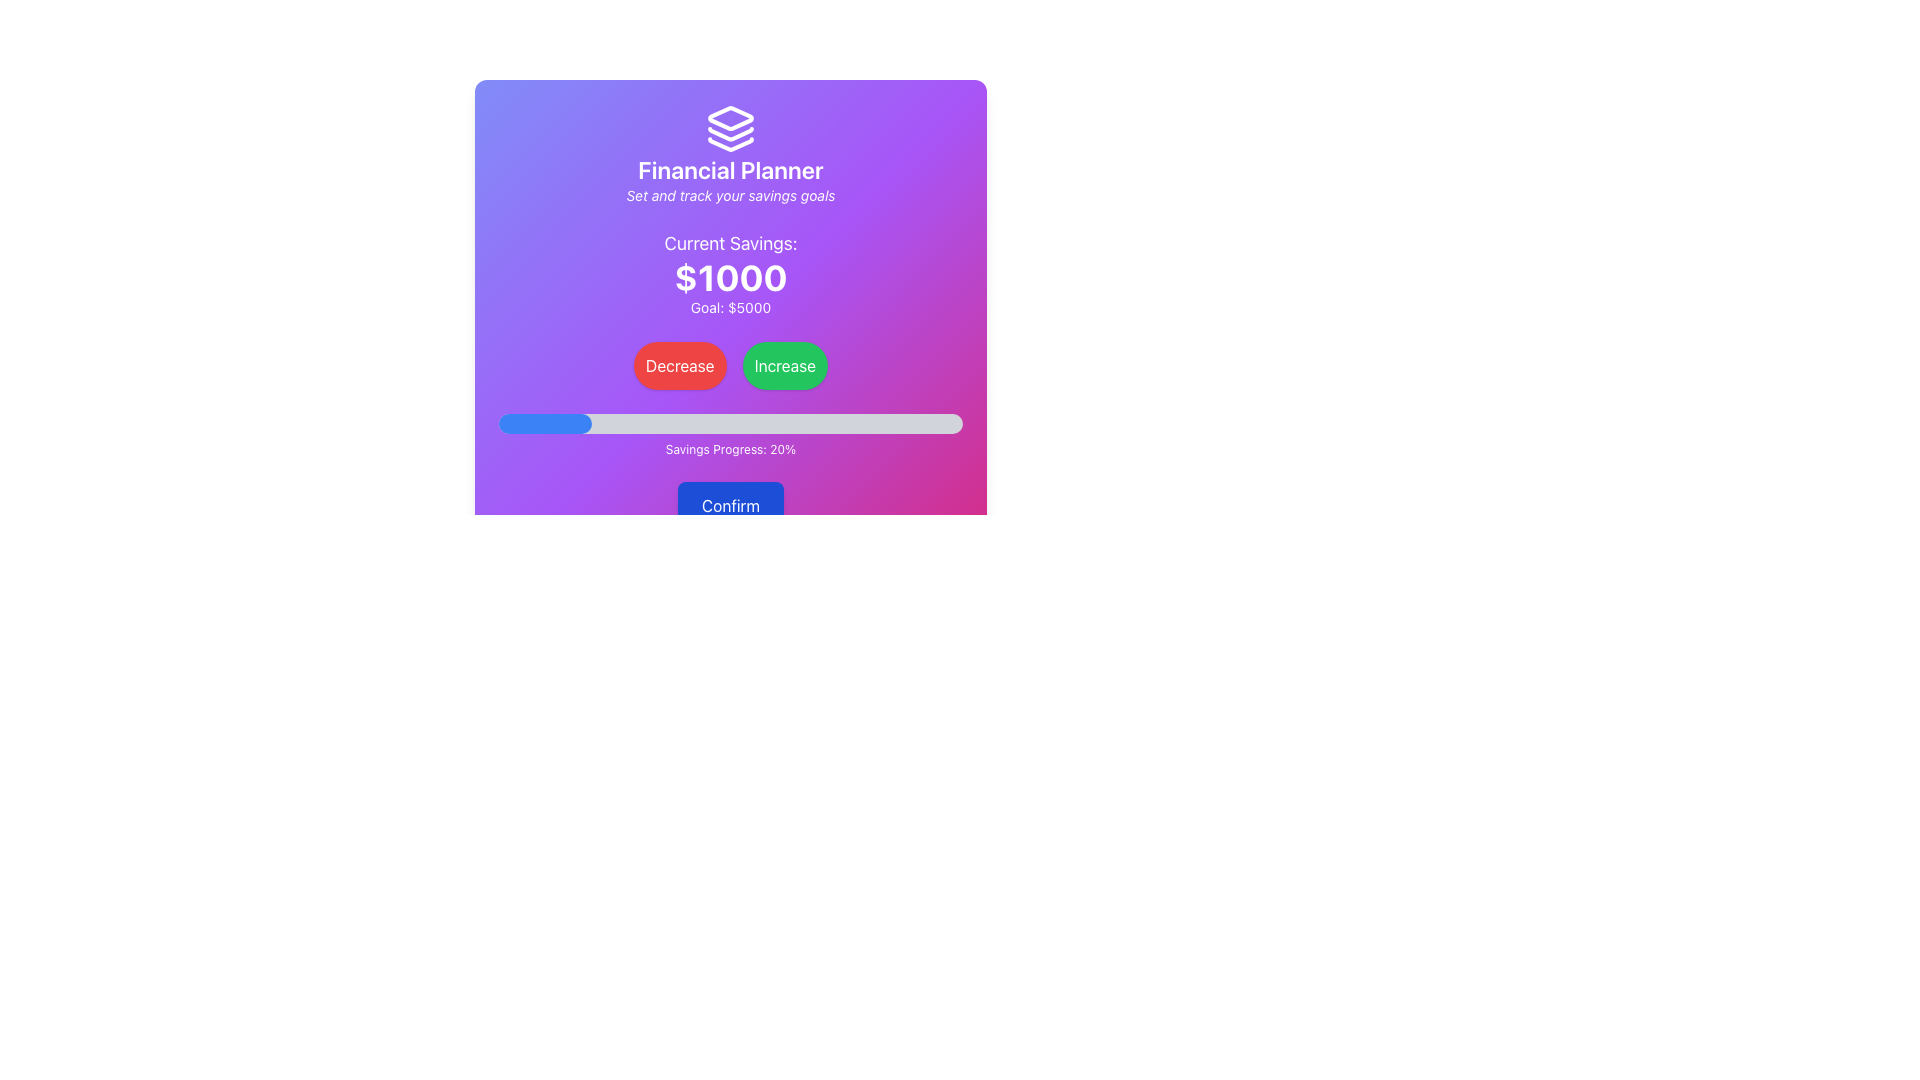 The height and width of the screenshot is (1080, 1920). What do you see at coordinates (729, 128) in the screenshot?
I see `the icon element located above the text 'Financial Planner', which consists of three stacked shapes outlined with a white stroke color on a light purple background` at bounding box center [729, 128].